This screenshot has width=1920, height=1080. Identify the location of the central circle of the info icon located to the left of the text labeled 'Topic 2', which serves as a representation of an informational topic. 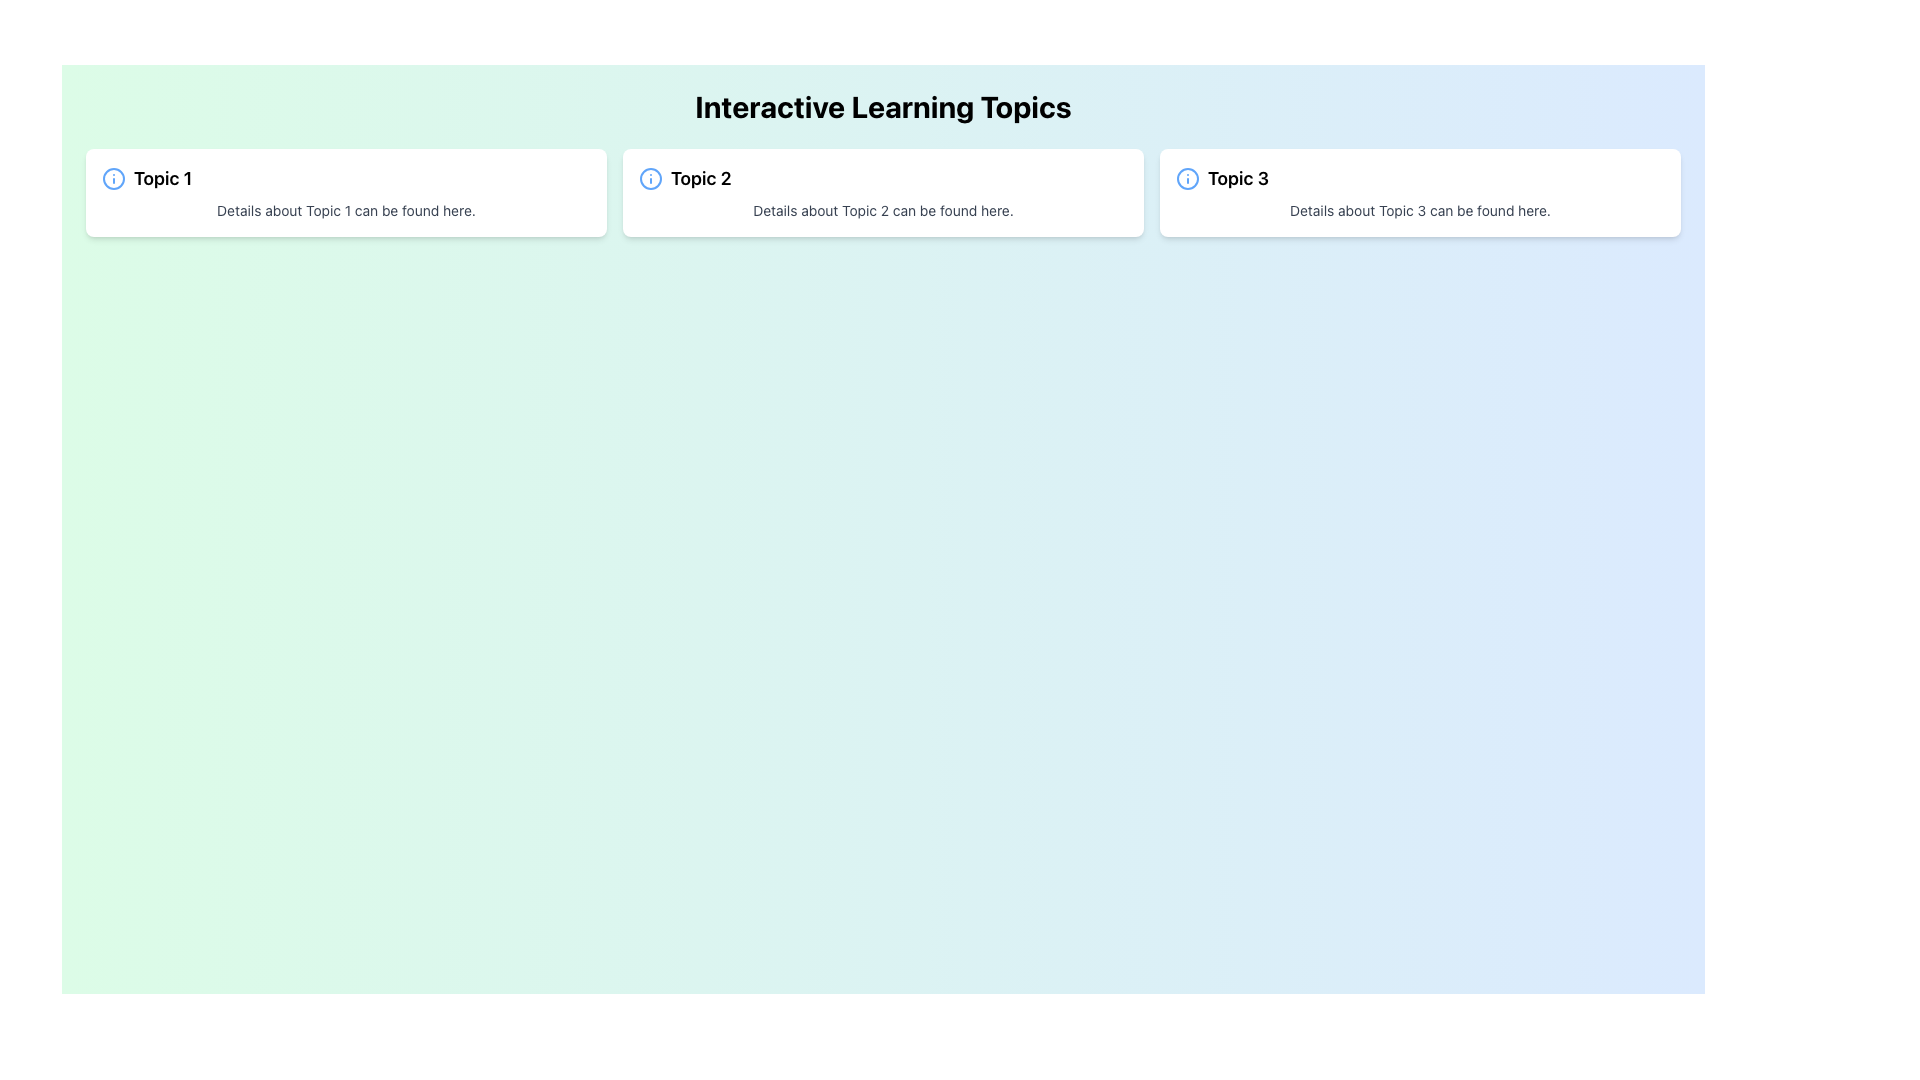
(651, 177).